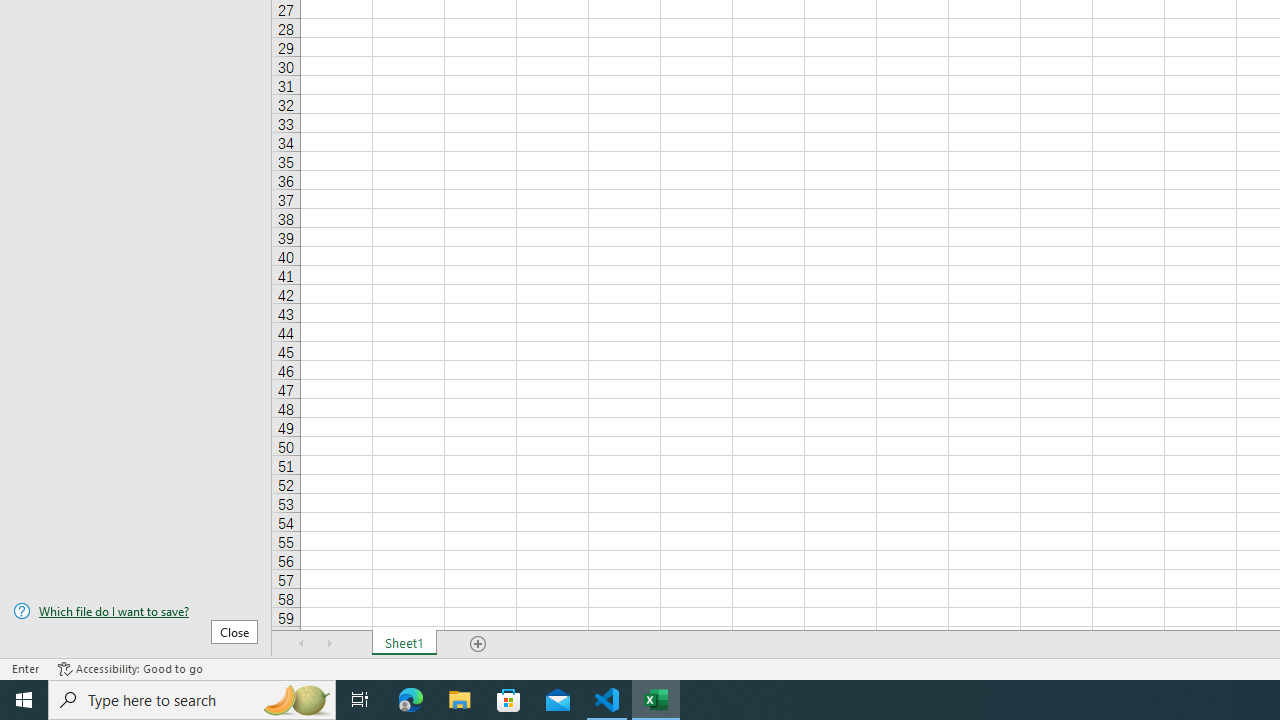  What do you see at coordinates (301, 644) in the screenshot?
I see `'Scroll Left'` at bounding box center [301, 644].